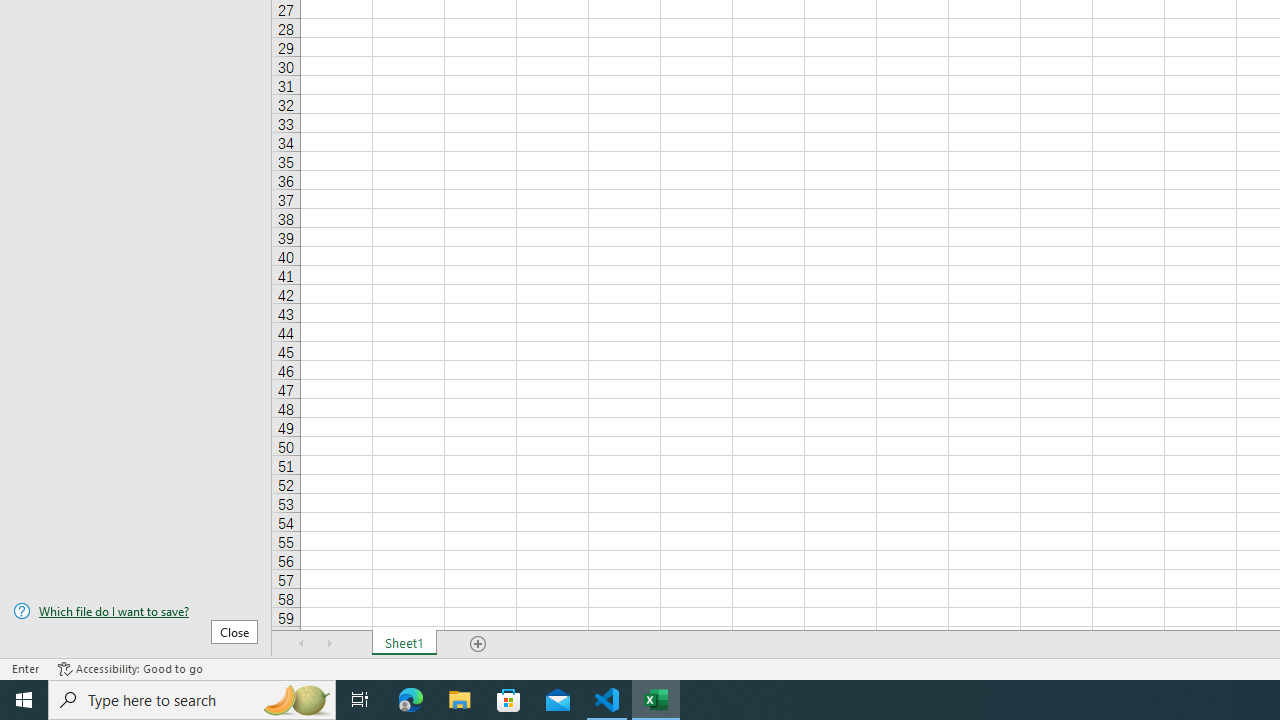  What do you see at coordinates (301, 644) in the screenshot?
I see `'Scroll Left'` at bounding box center [301, 644].